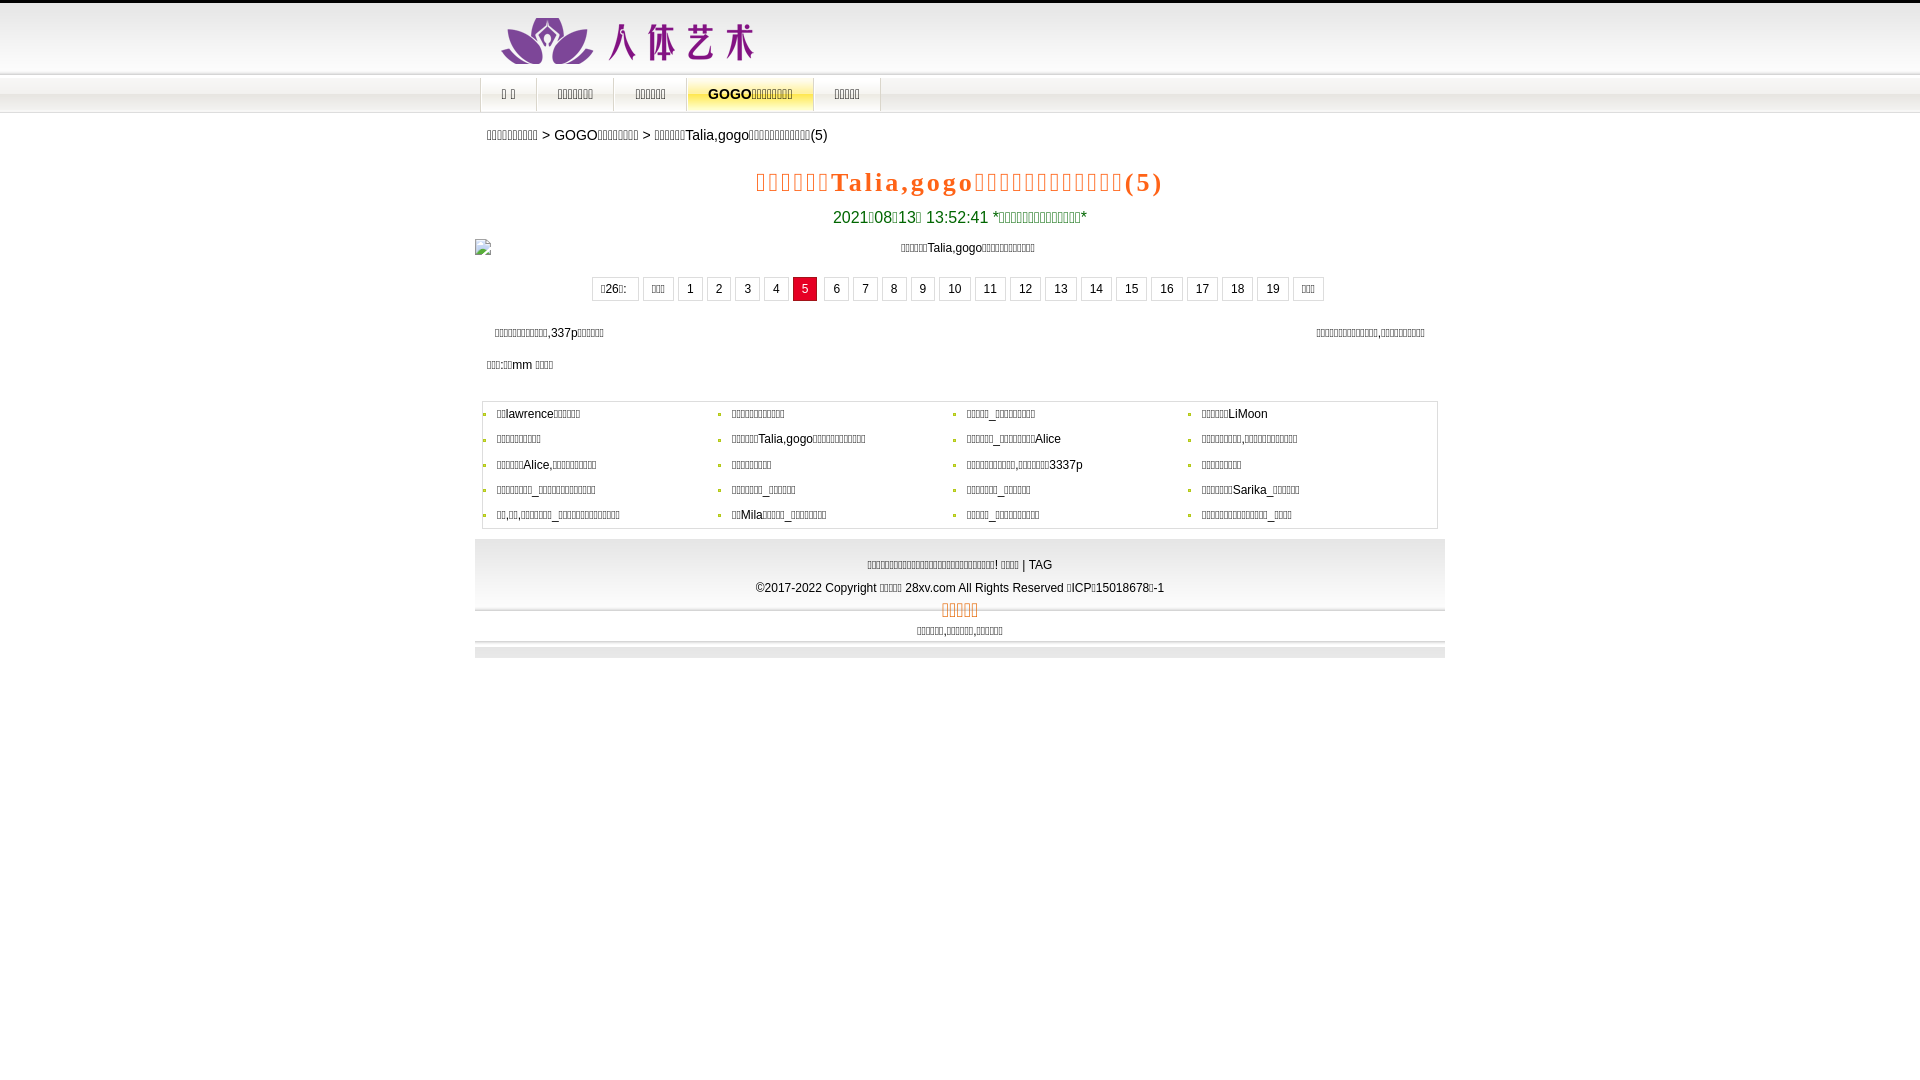  Describe the element at coordinates (775, 289) in the screenshot. I see `'4'` at that location.